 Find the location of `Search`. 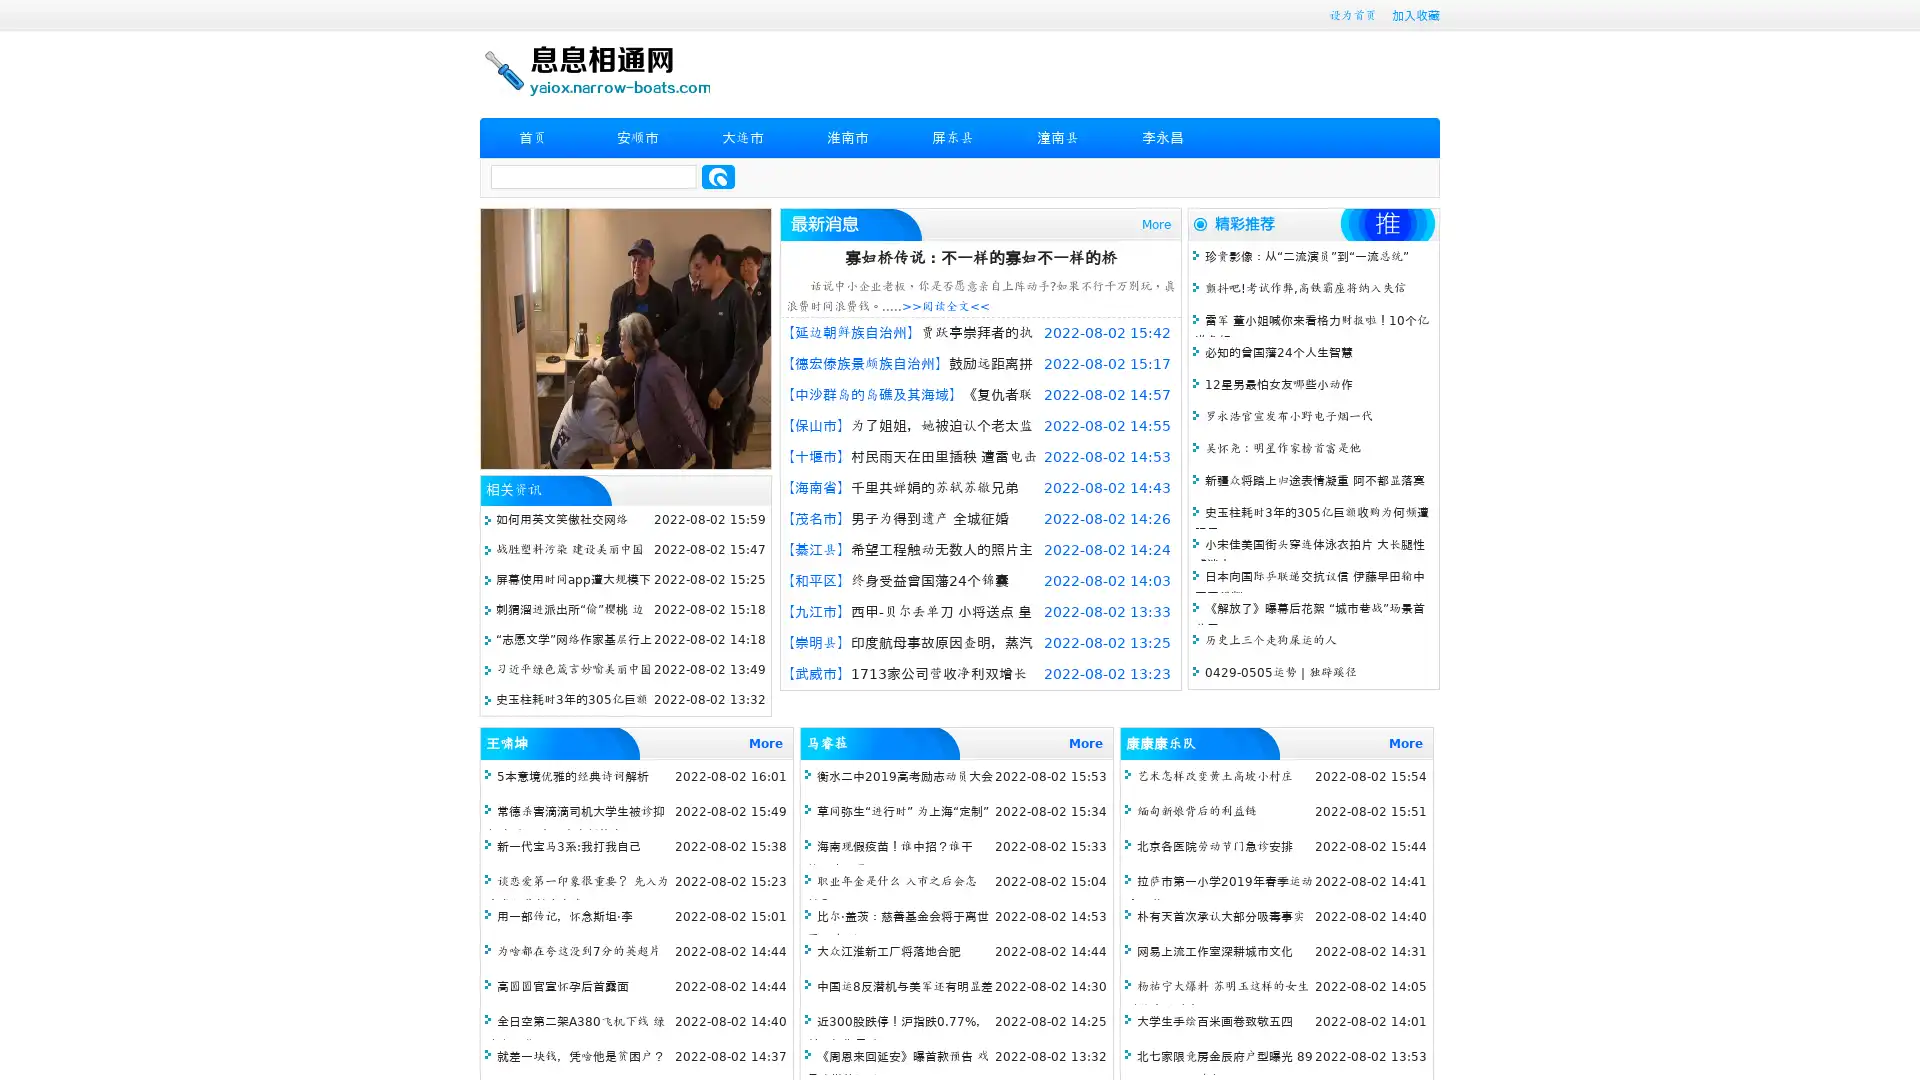

Search is located at coordinates (718, 176).